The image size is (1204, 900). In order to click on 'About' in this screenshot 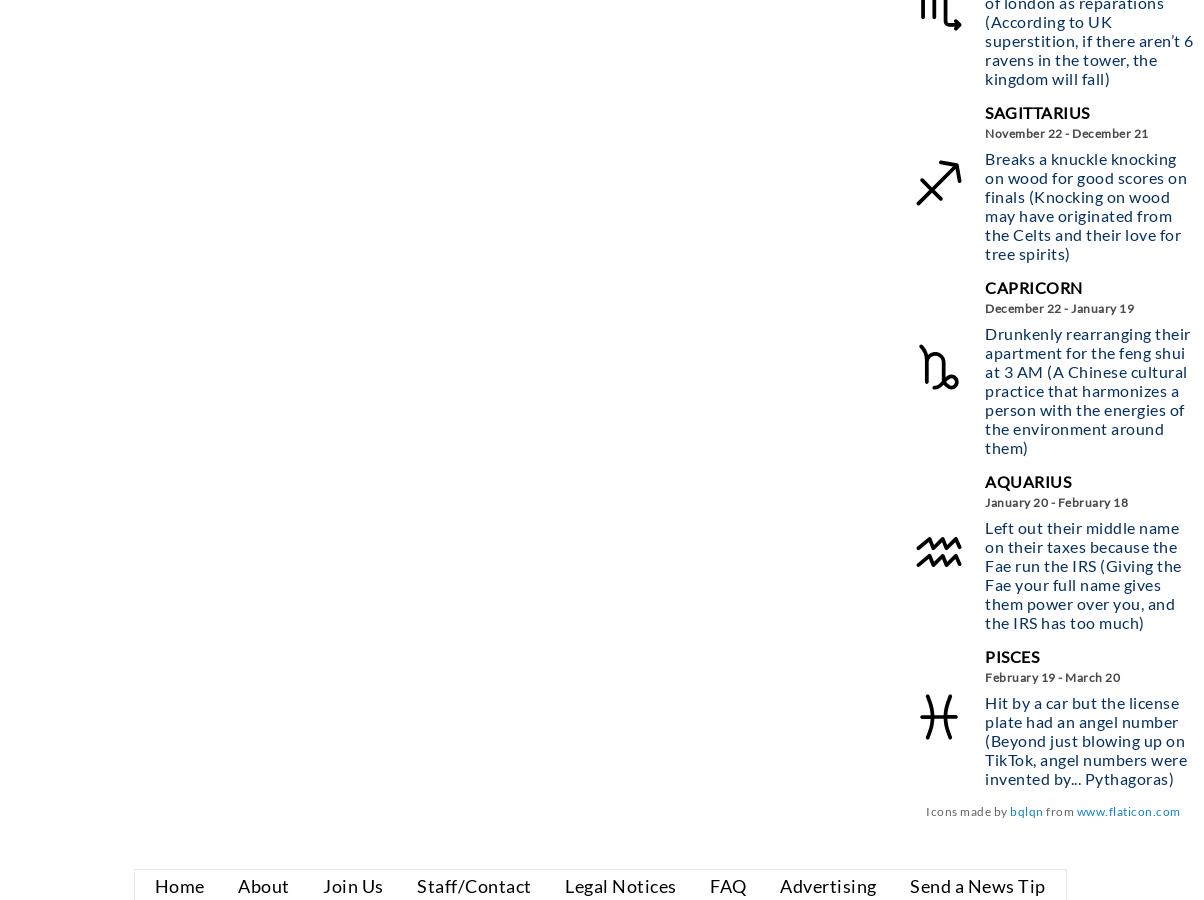, I will do `click(263, 884)`.